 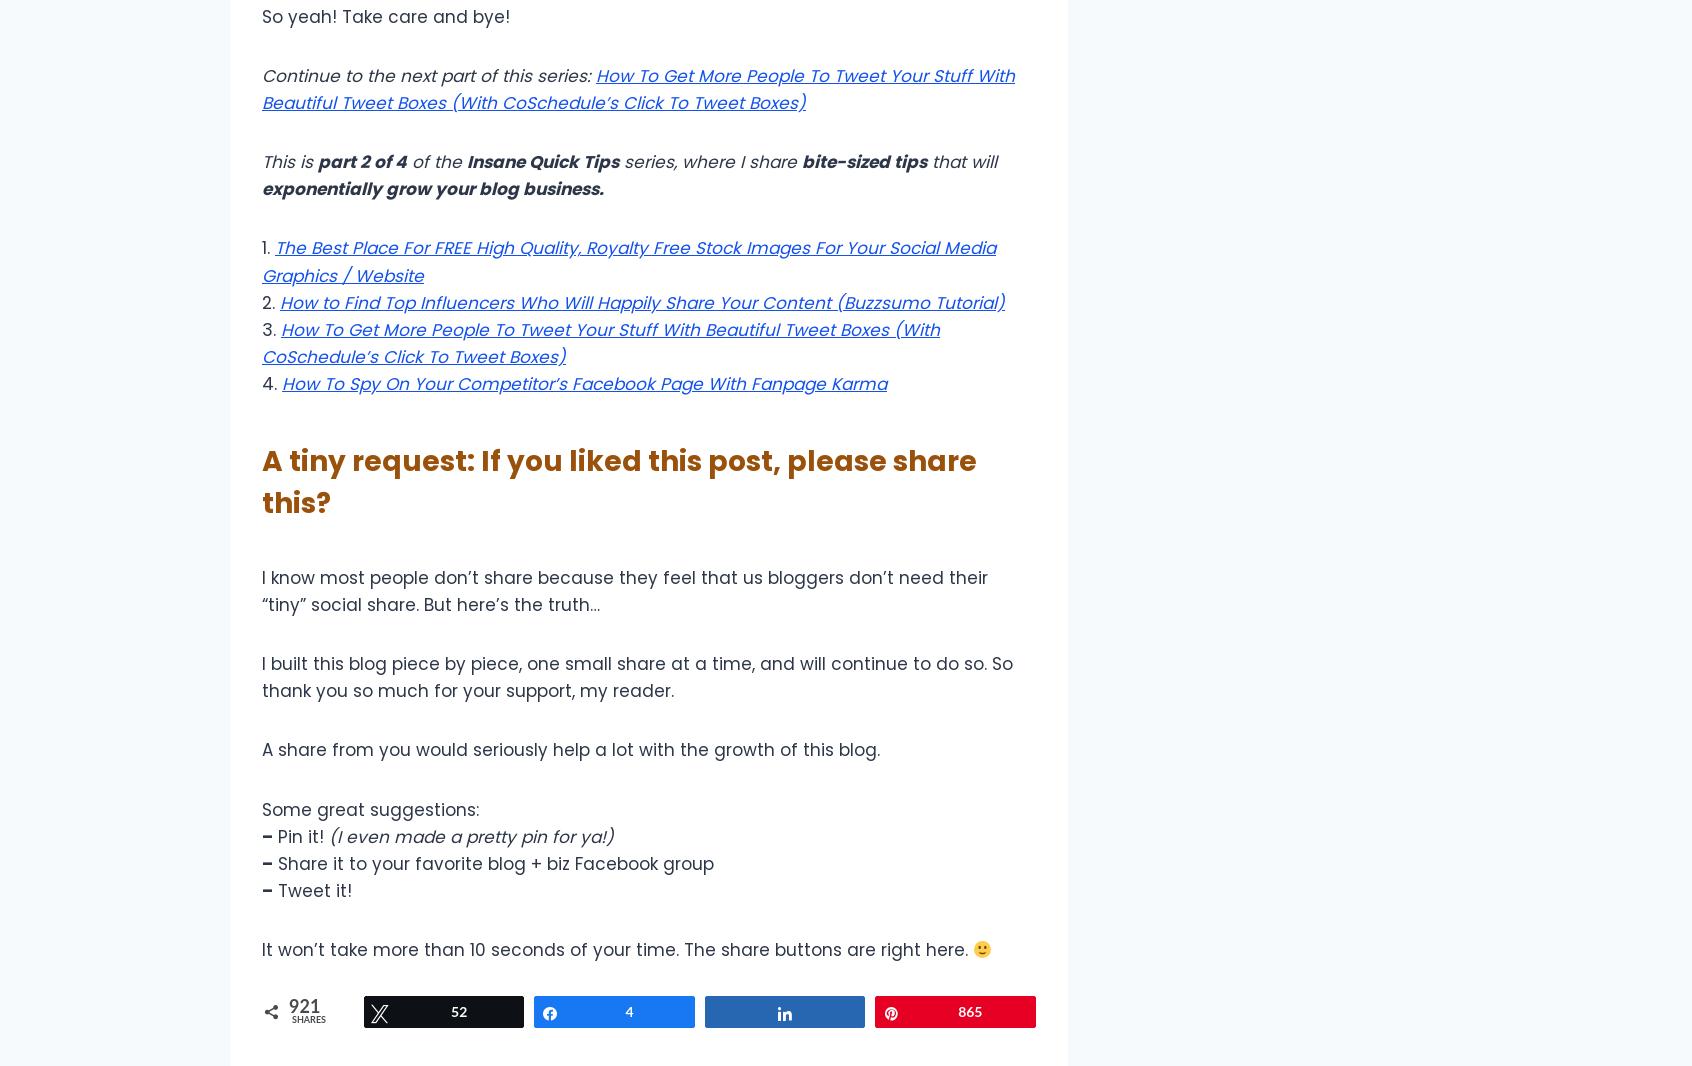 What do you see at coordinates (458, 1013) in the screenshot?
I see `'52'` at bounding box center [458, 1013].